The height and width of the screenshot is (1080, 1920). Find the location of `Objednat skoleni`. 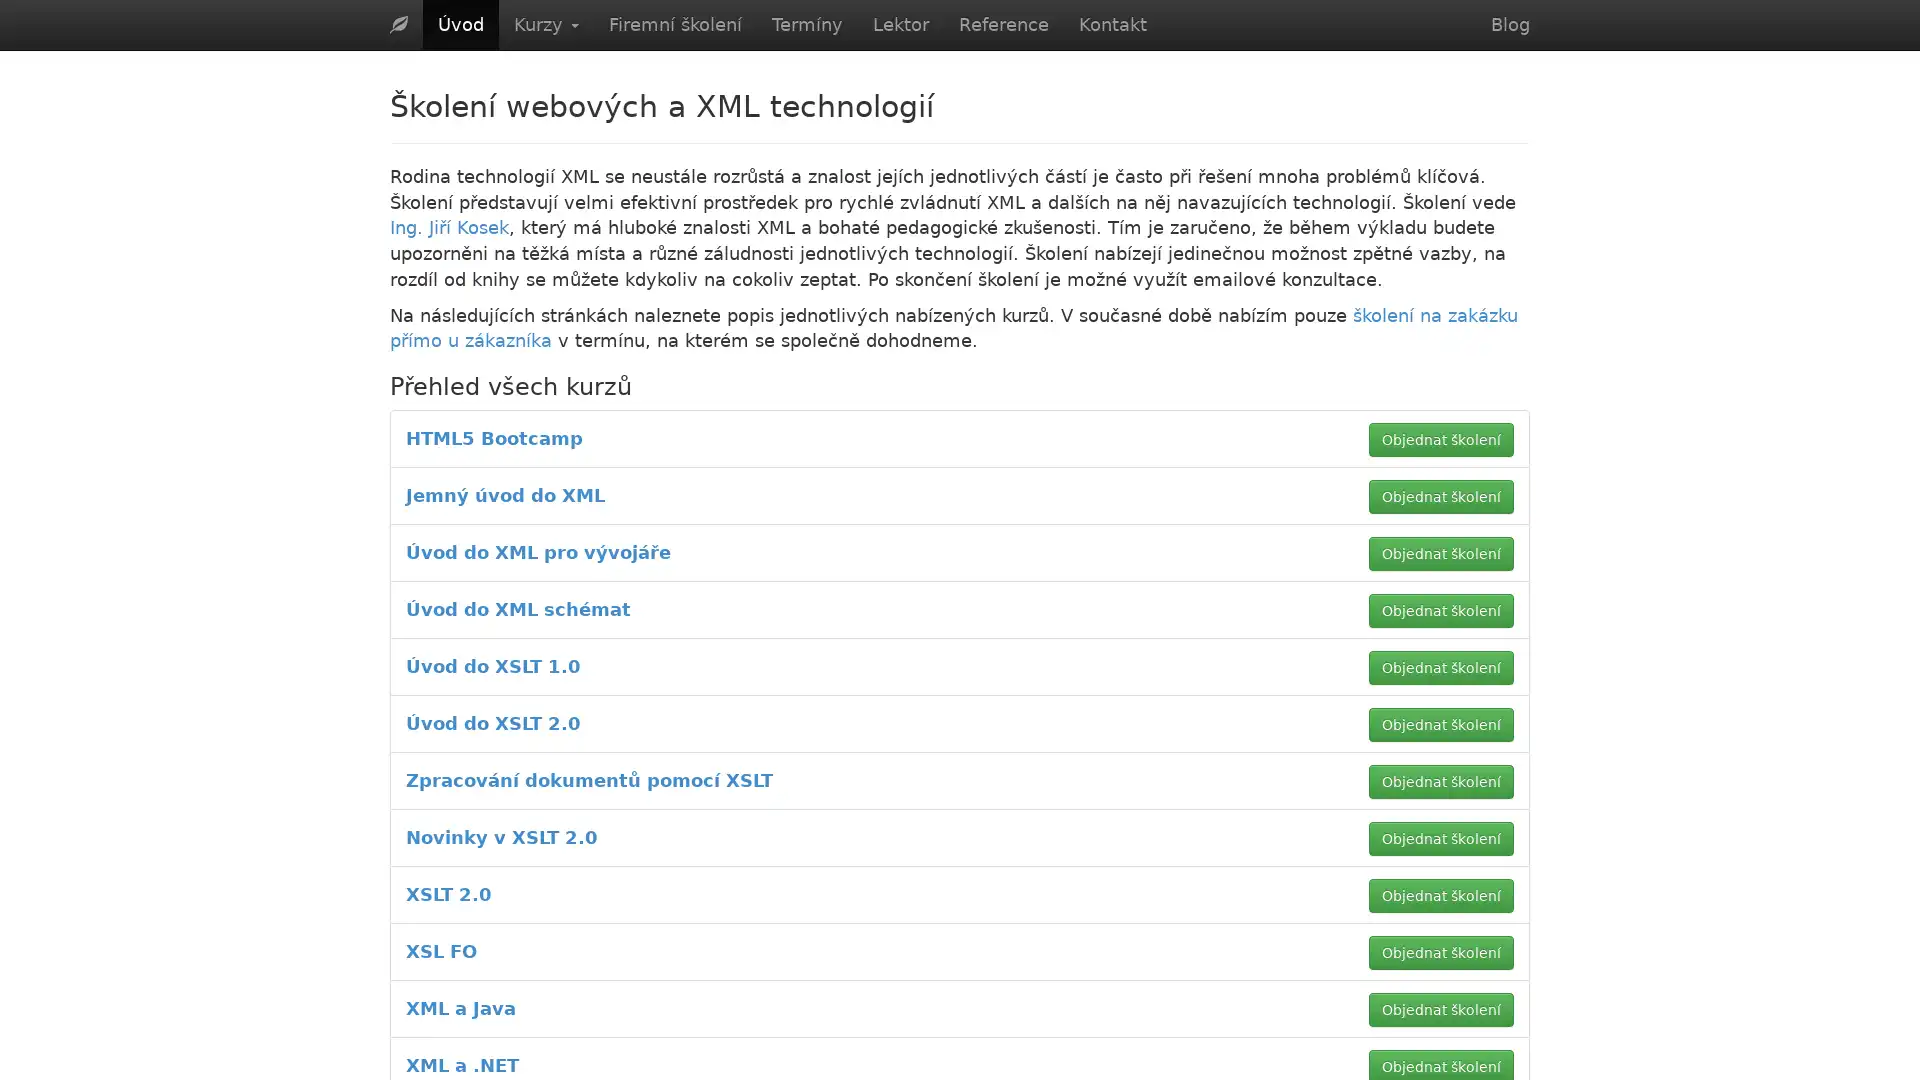

Objednat skoleni is located at coordinates (1441, 496).